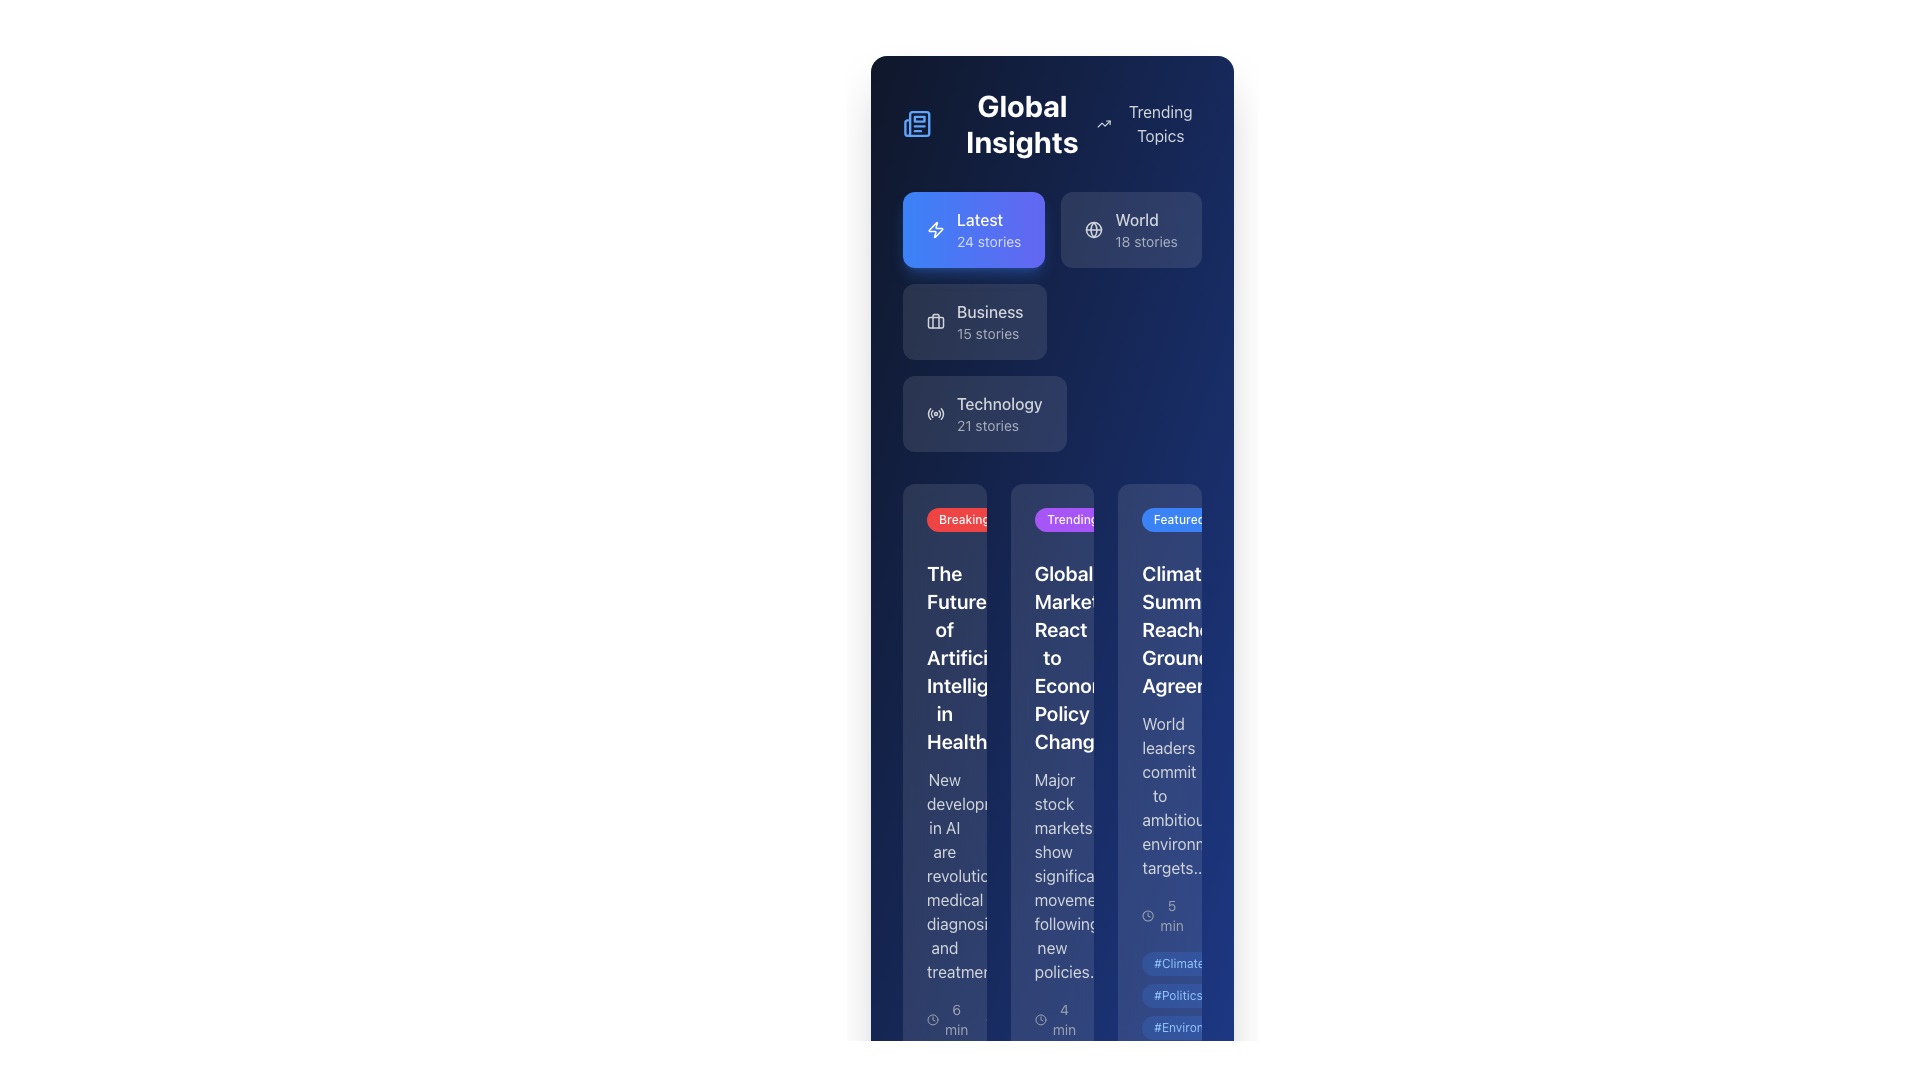 The height and width of the screenshot is (1080, 1920). Describe the element at coordinates (990, 333) in the screenshot. I see `the informational text label indicating the number of stories associated with the 'Business' topic, which is located directly below the 'Business' label on the left side of the interface` at that location.